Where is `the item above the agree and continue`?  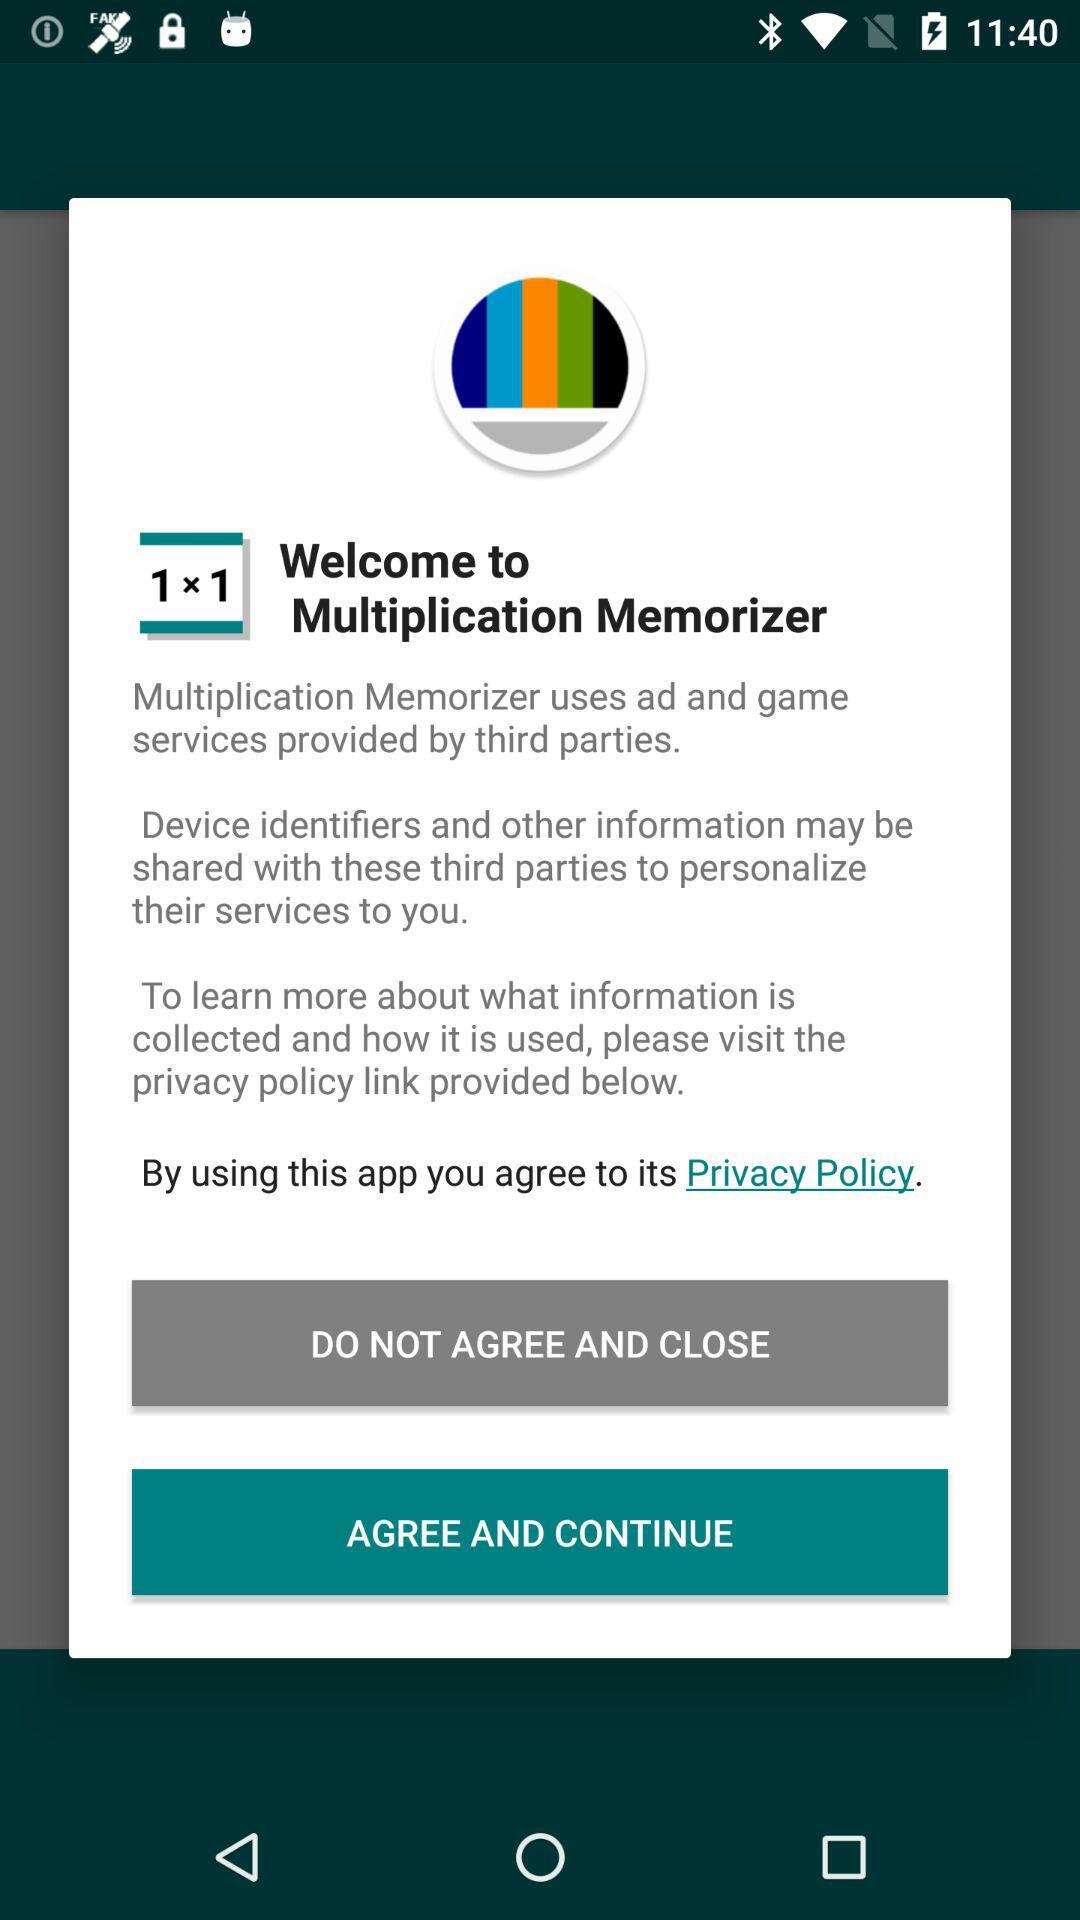
the item above the agree and continue is located at coordinates (540, 1343).